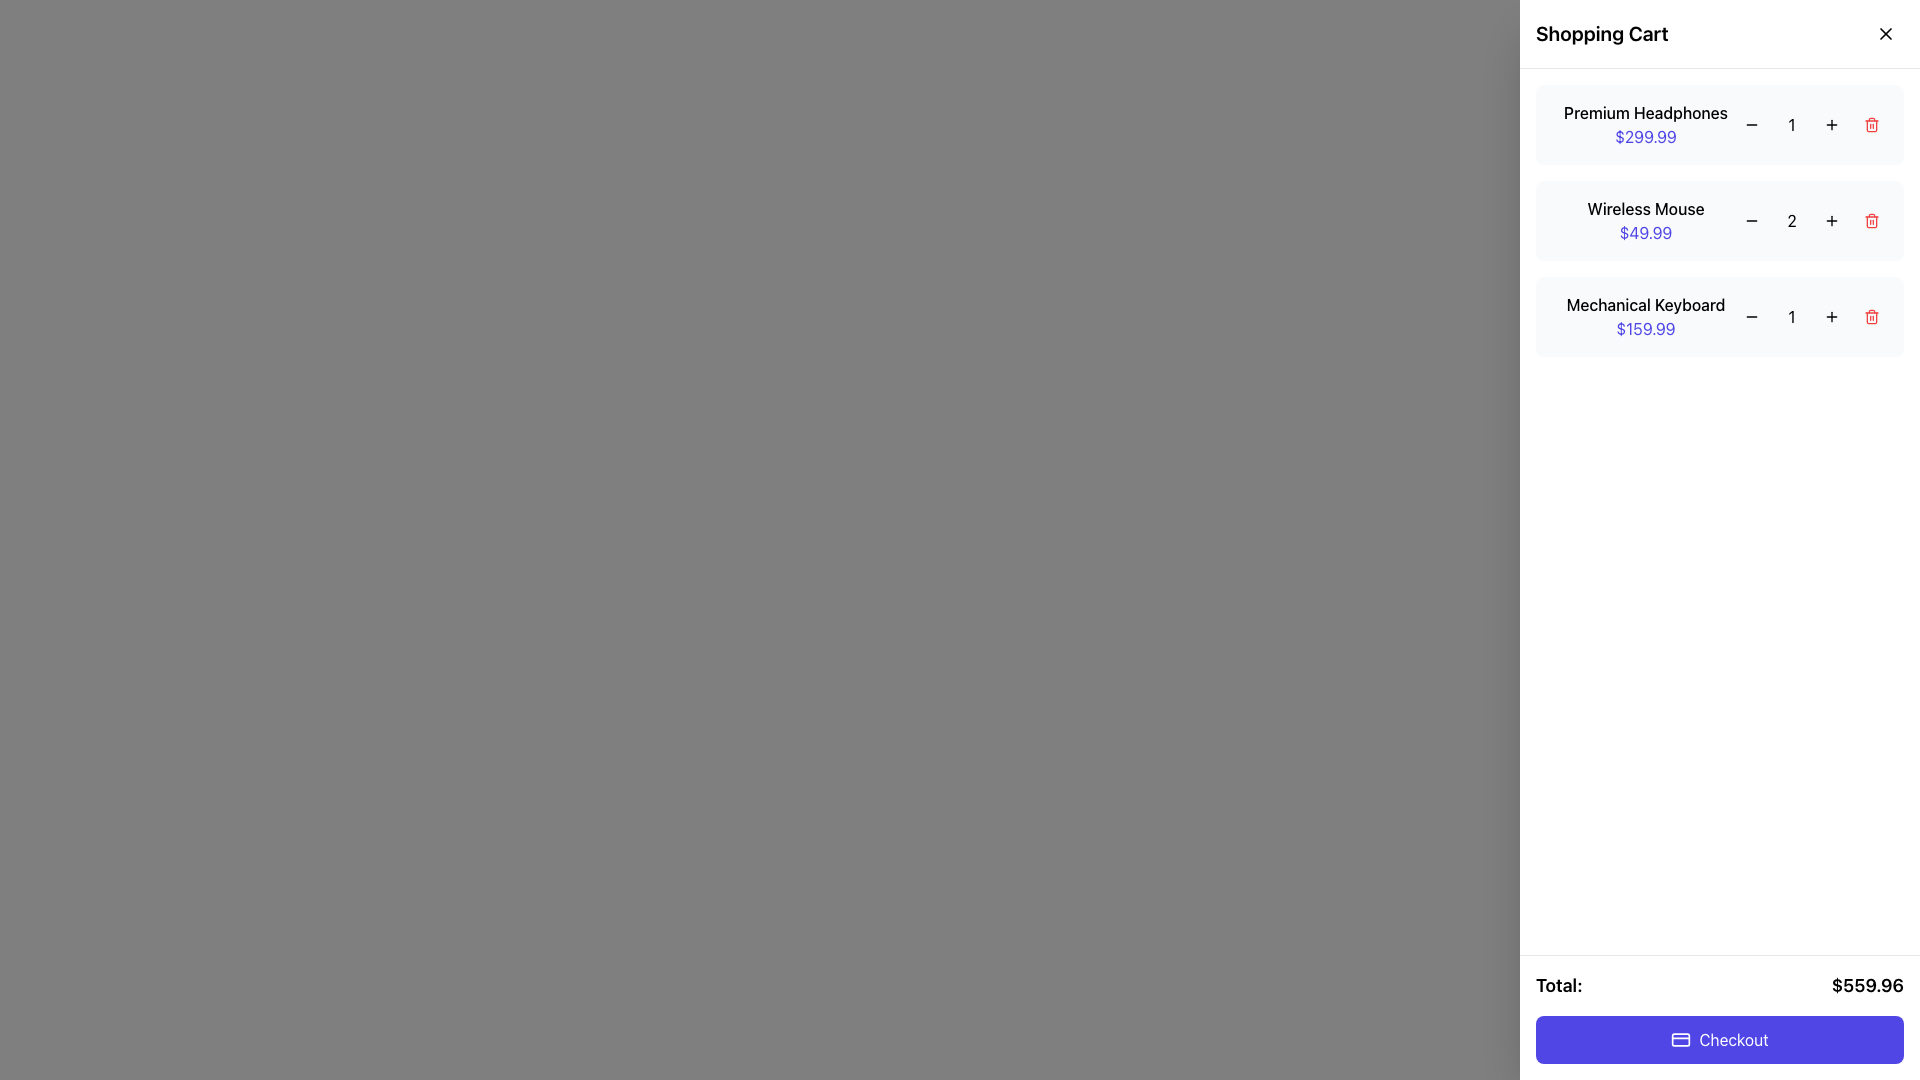  Describe the element at coordinates (1646, 208) in the screenshot. I see `the text label identifying the second item in the shopping cart, which is located above the '$49.99' price text` at that location.